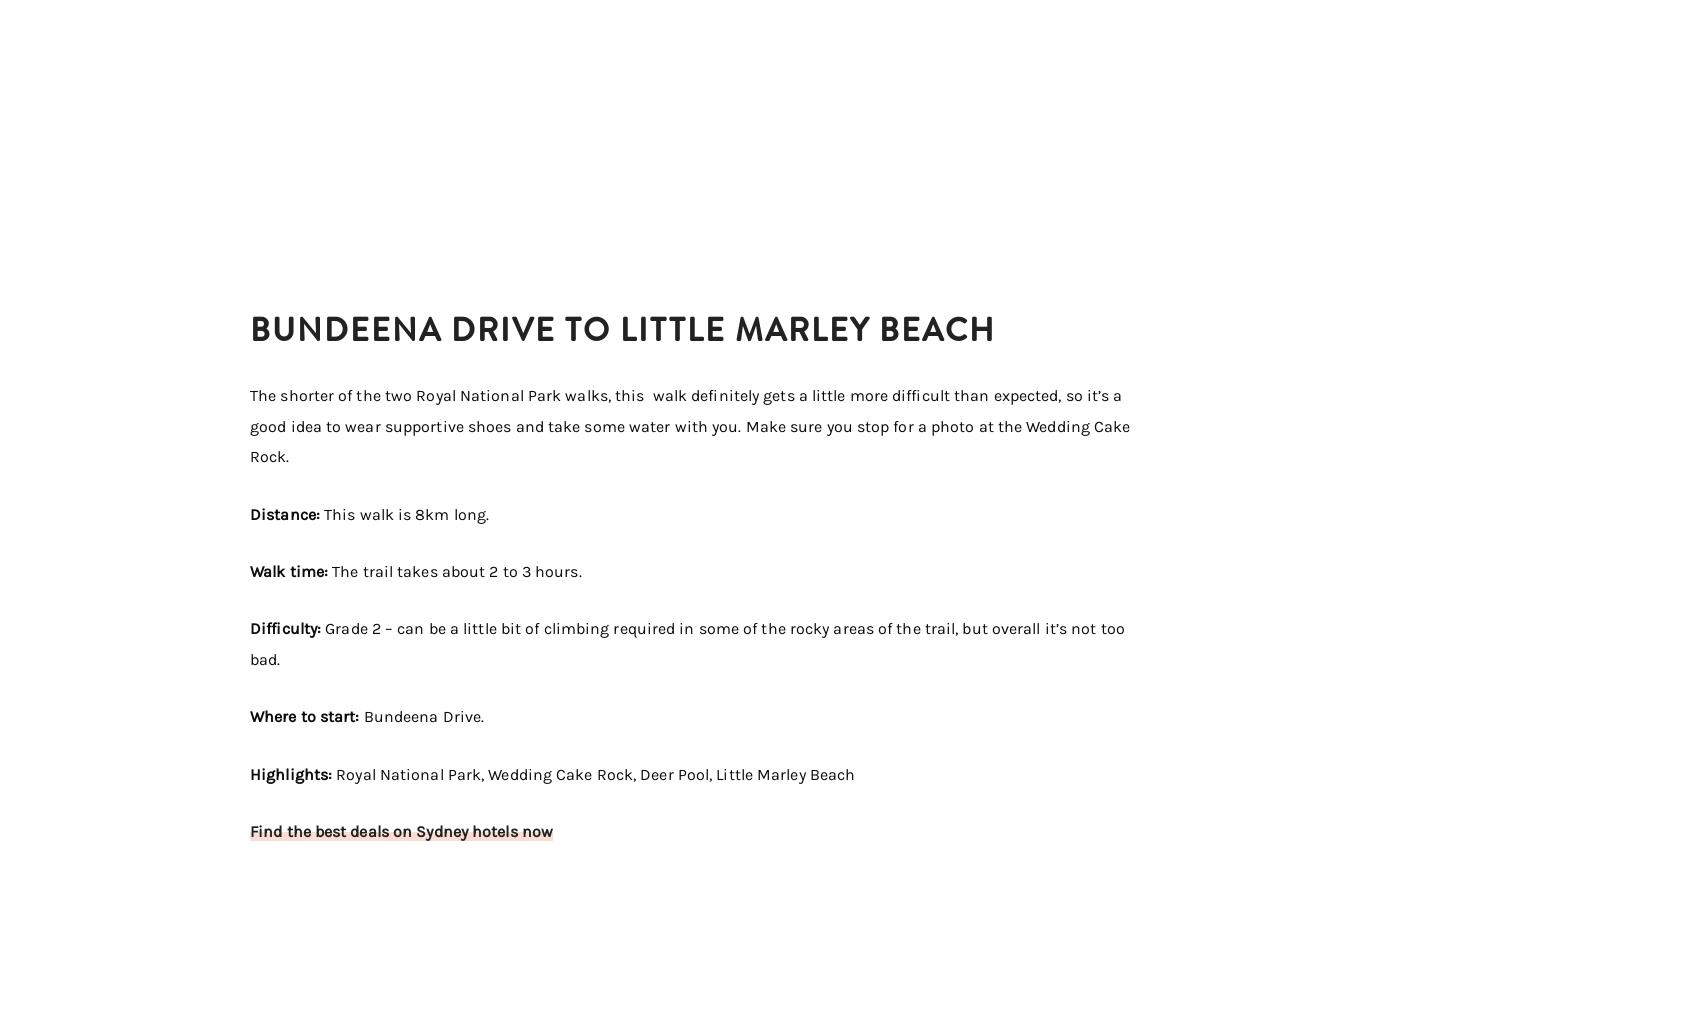  What do you see at coordinates (361, 716) in the screenshot?
I see `'Bundeena Drive.'` at bounding box center [361, 716].